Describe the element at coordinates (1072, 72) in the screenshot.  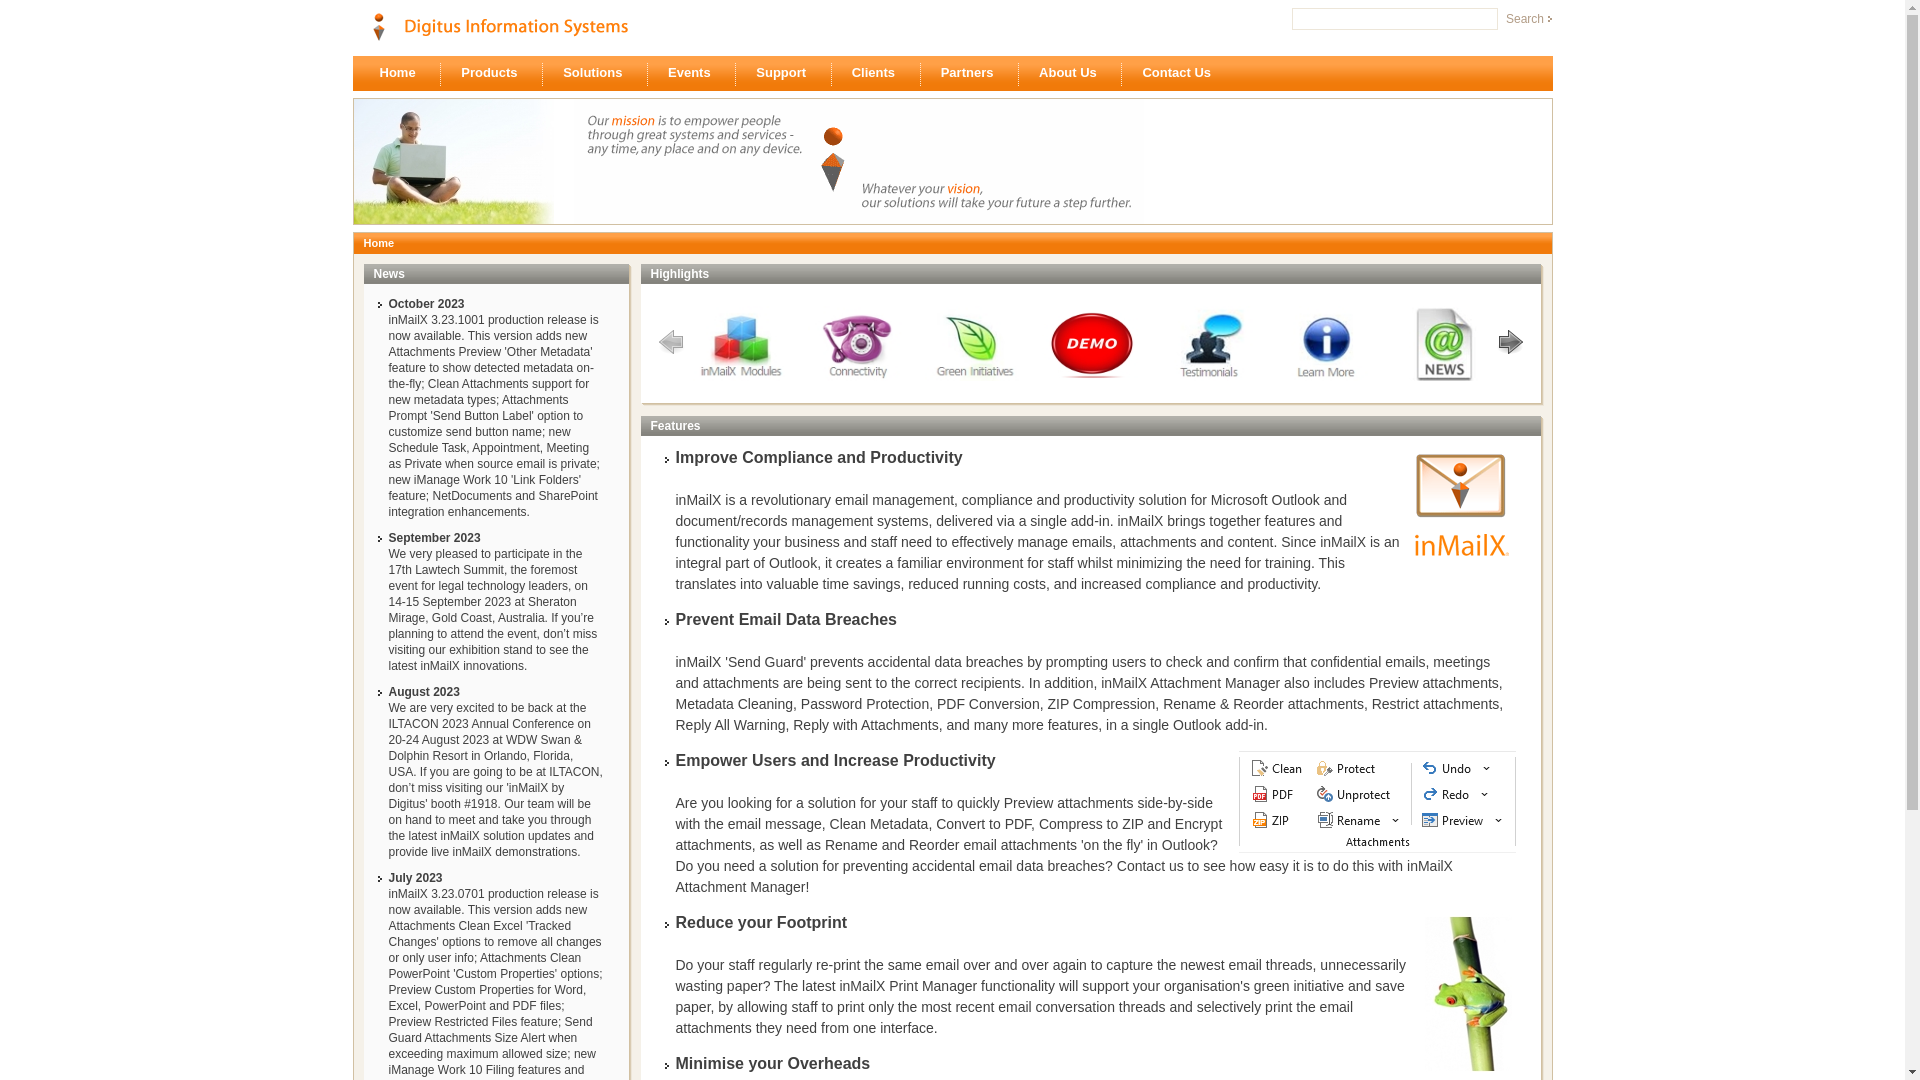
I see `'About Us'` at that location.